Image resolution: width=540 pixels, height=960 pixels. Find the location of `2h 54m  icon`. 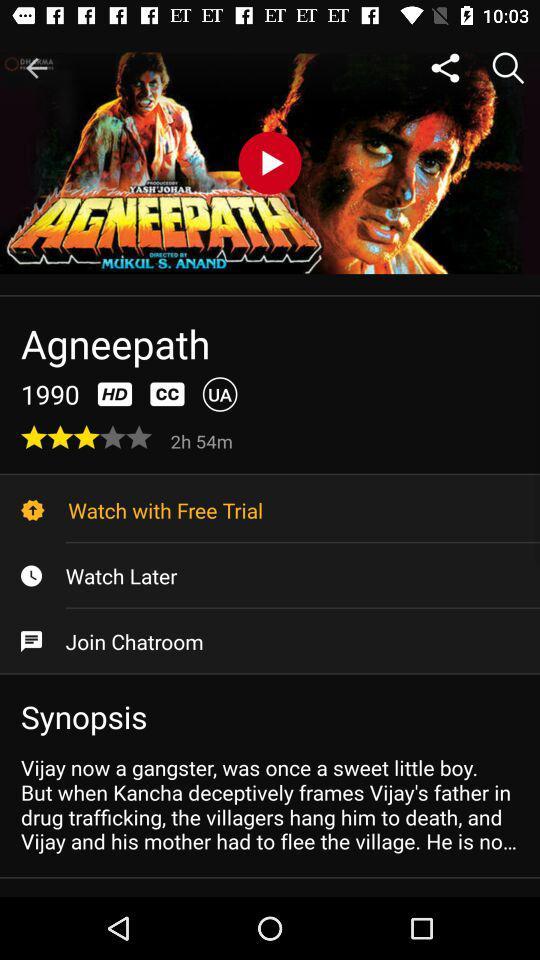

2h 54m  icon is located at coordinates (203, 440).